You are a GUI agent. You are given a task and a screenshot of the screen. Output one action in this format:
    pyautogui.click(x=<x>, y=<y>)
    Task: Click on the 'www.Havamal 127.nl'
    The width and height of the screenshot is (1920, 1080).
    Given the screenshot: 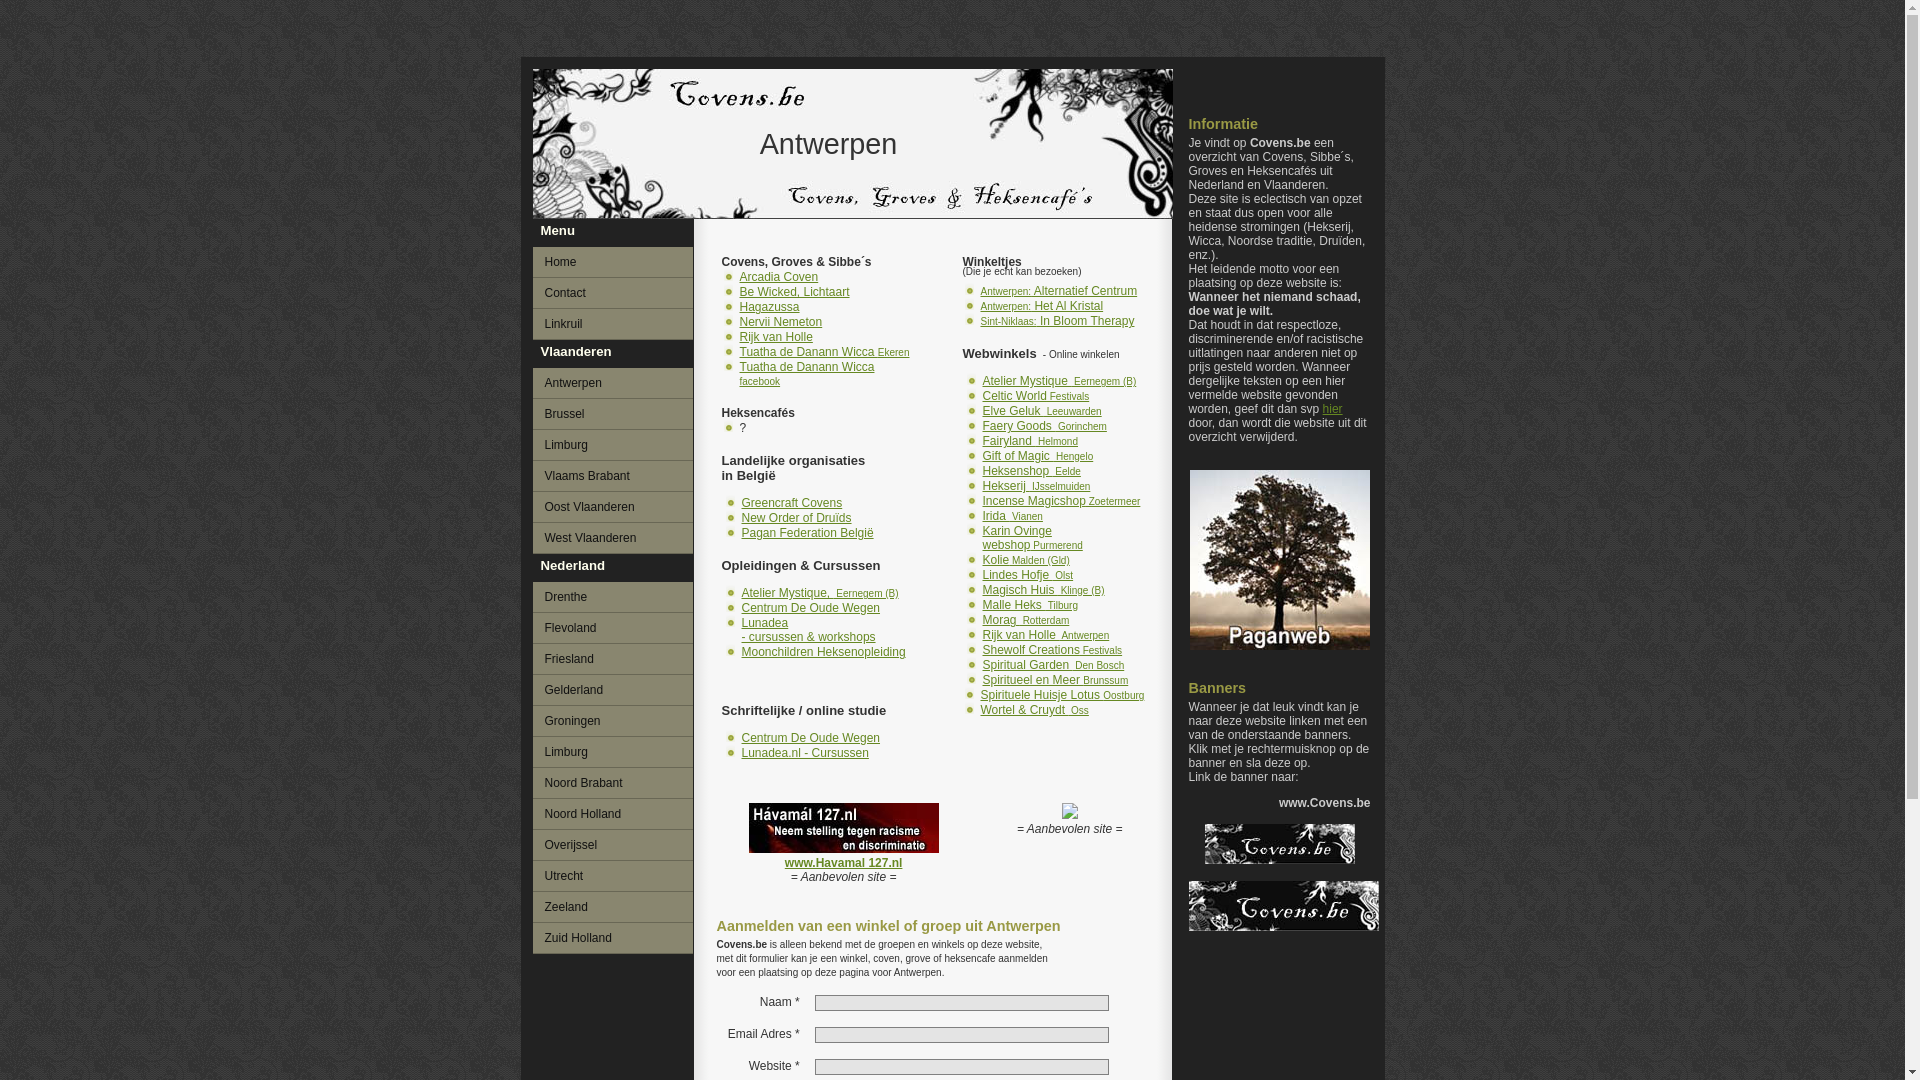 What is the action you would take?
    pyautogui.click(x=844, y=855)
    